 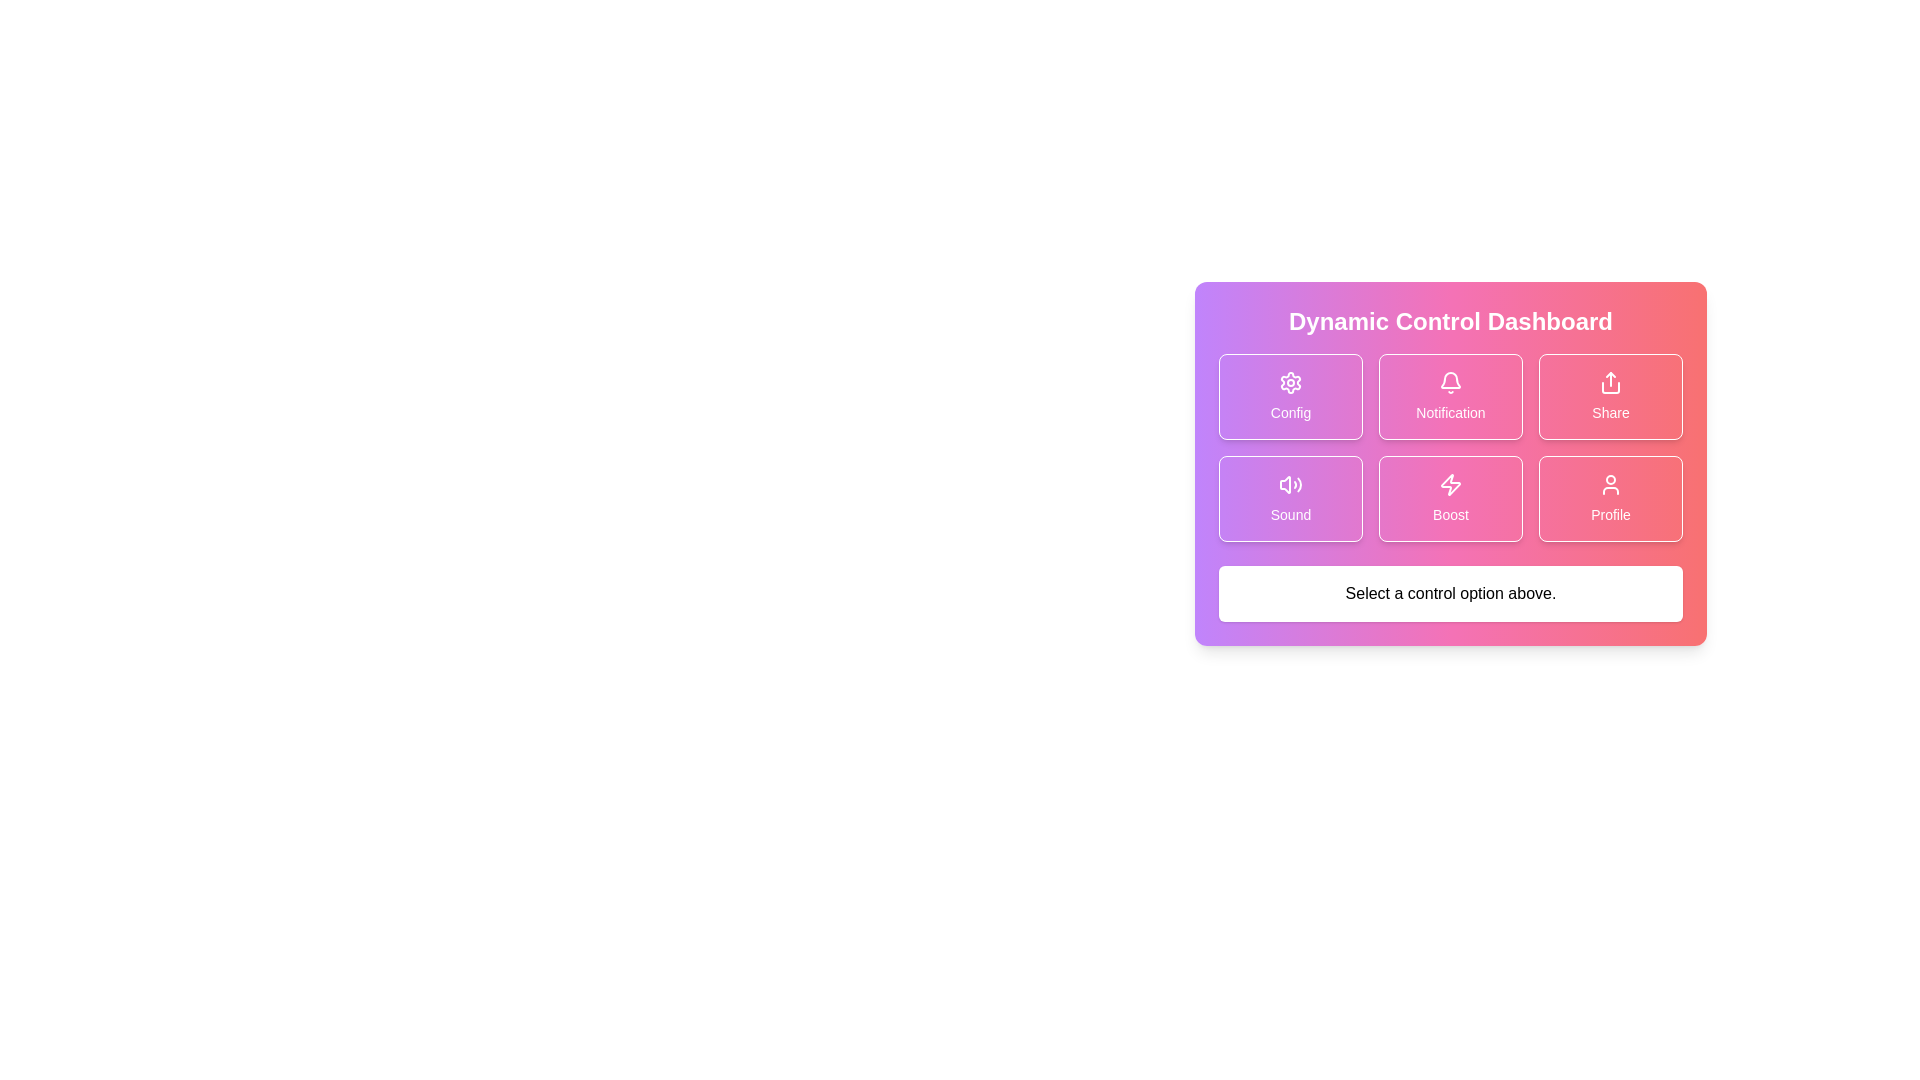 What do you see at coordinates (1450, 380) in the screenshot?
I see `the top portion of the bell icon representing the 'Notification' button located in the middle of the top row within the 2x3 grid layout` at bounding box center [1450, 380].